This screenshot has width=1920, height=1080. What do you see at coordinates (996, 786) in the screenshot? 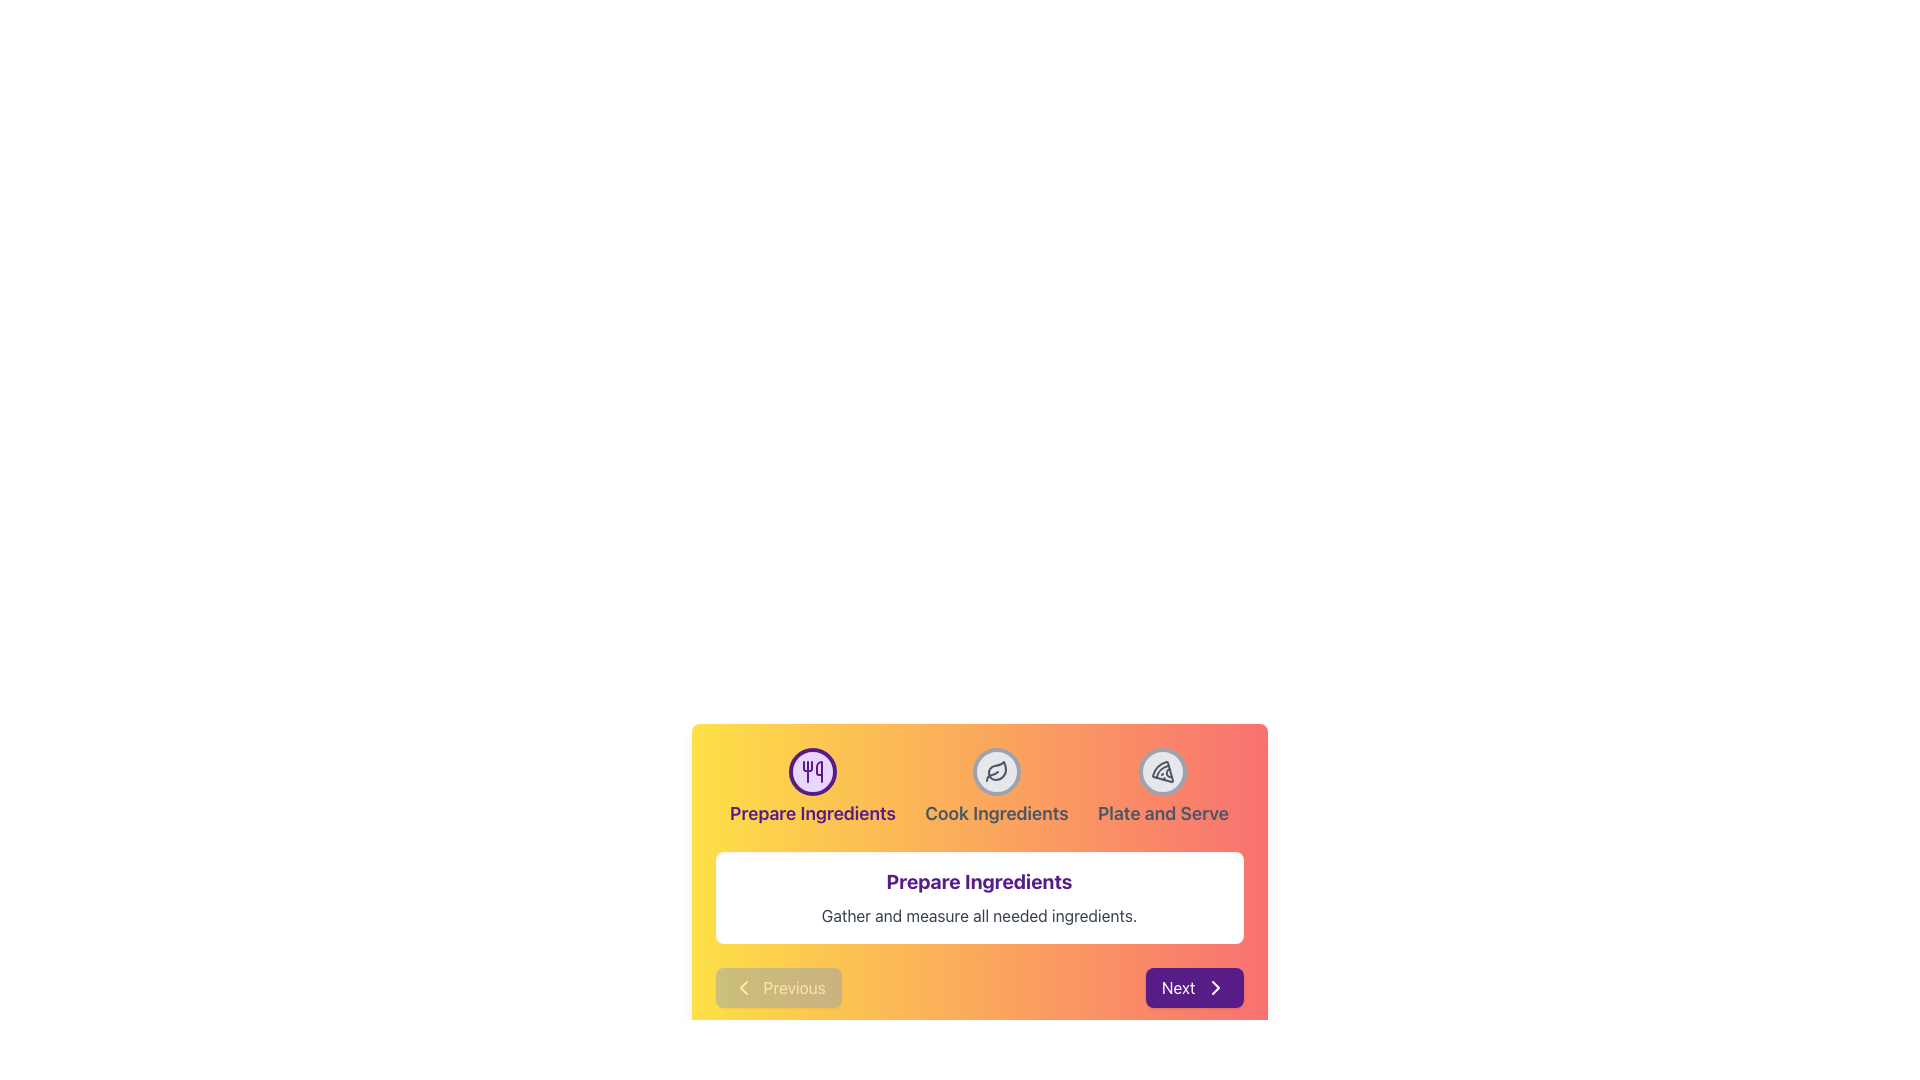
I see `the navigational button labeled 'Cook Ingredients' located between 'Prepare Ingredients' and 'Plate and Serve'` at bounding box center [996, 786].